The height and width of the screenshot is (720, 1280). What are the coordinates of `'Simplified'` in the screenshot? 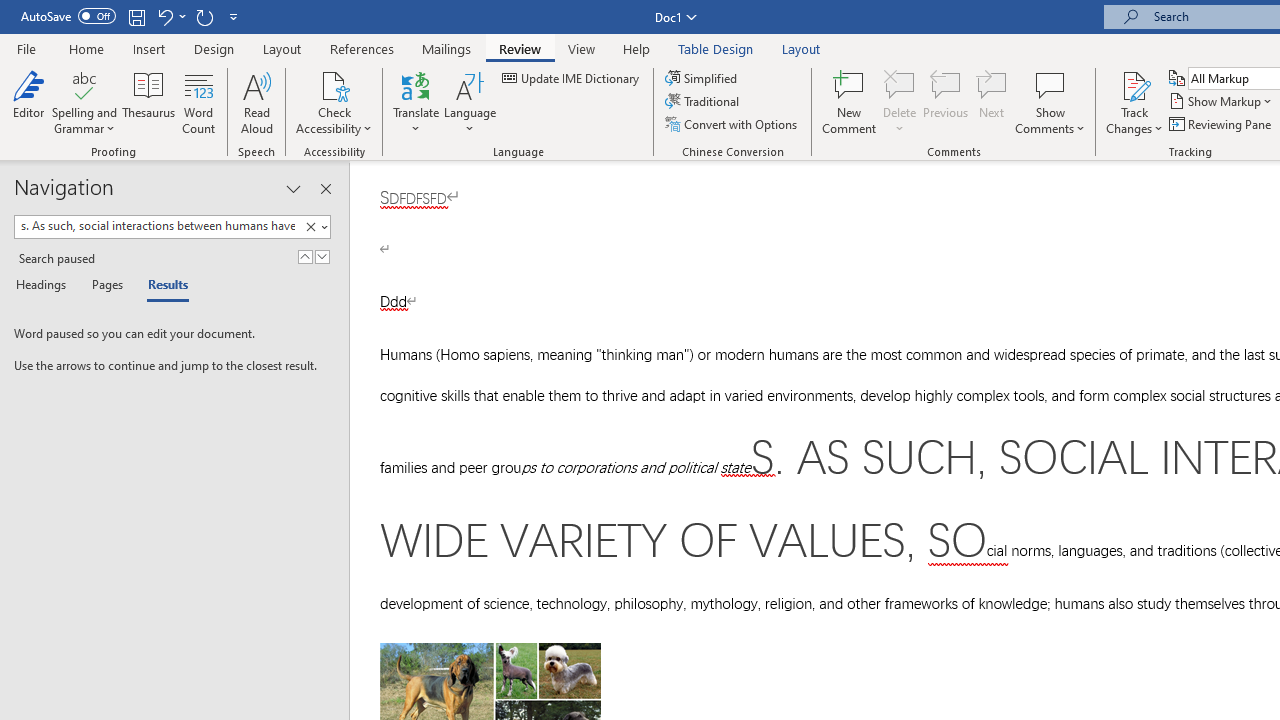 It's located at (702, 77).